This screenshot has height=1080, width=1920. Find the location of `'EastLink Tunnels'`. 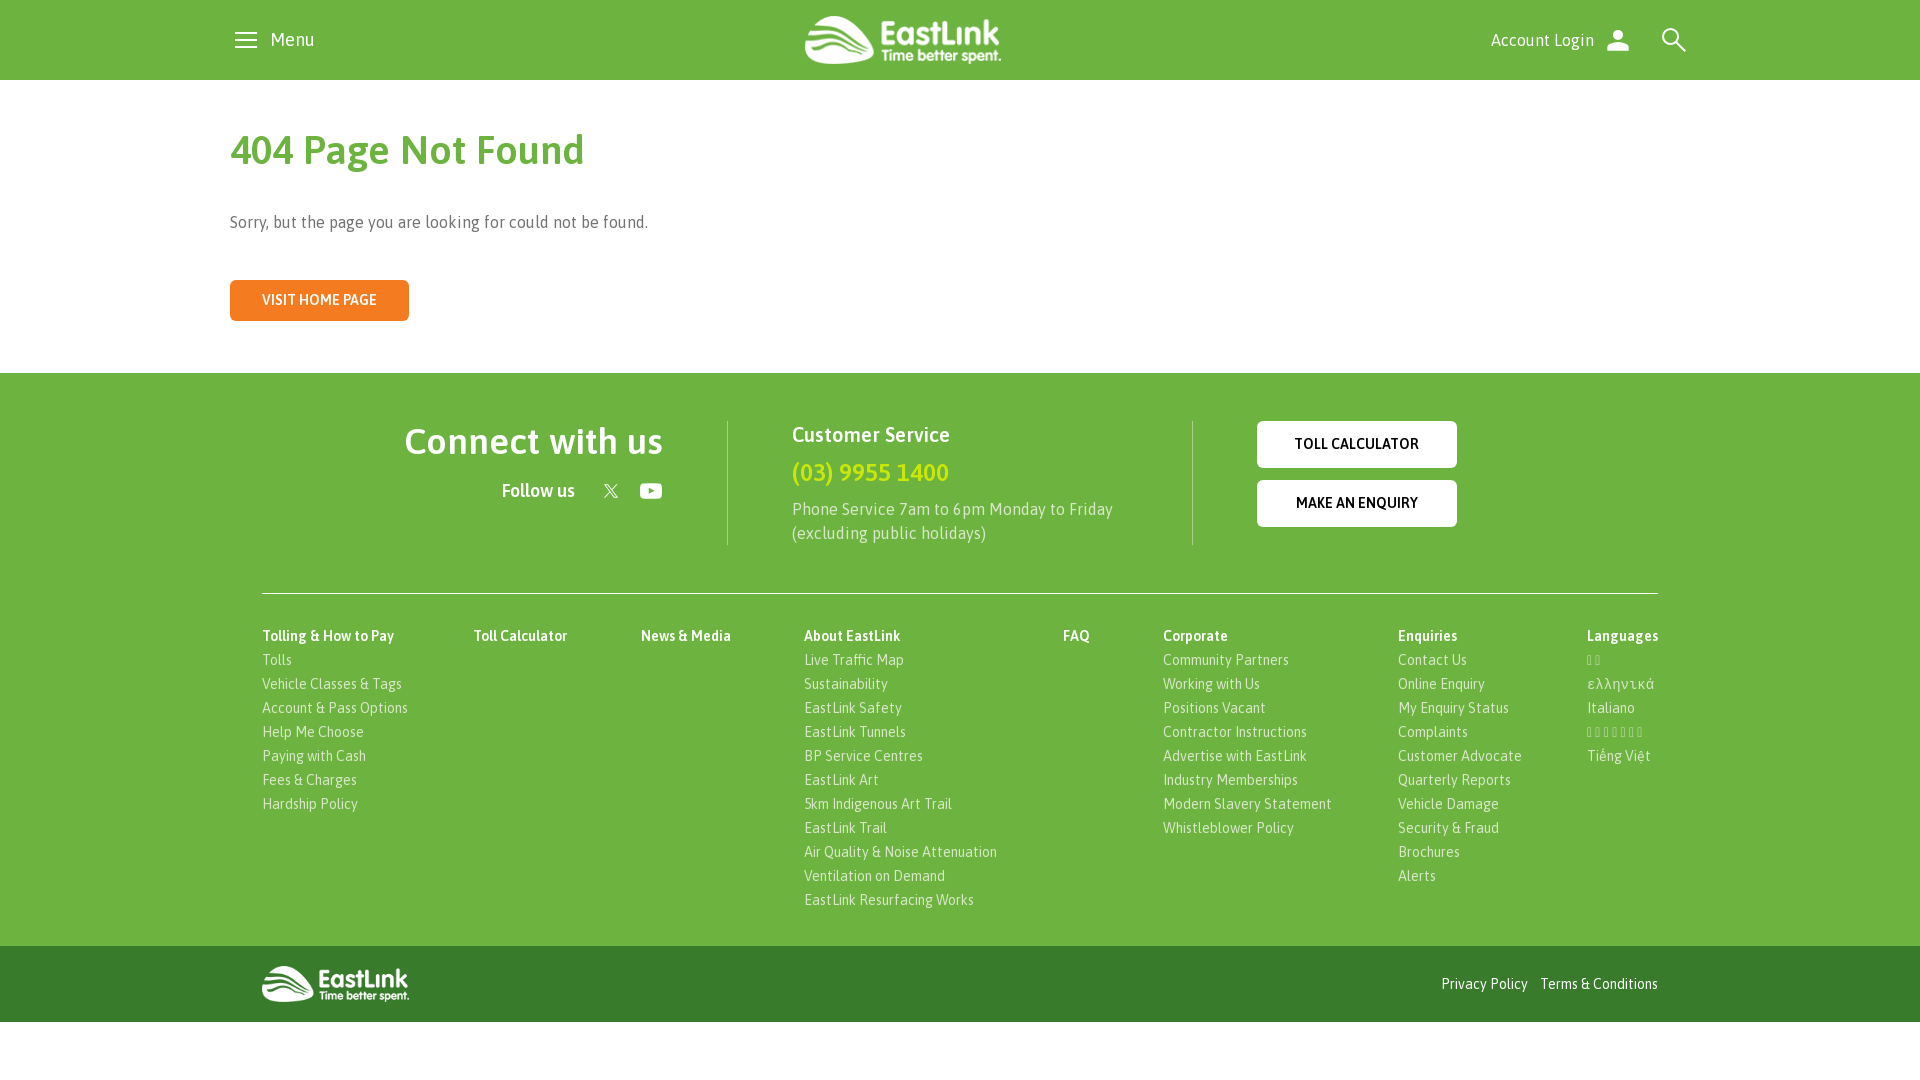

'EastLink Tunnels' is located at coordinates (863, 732).